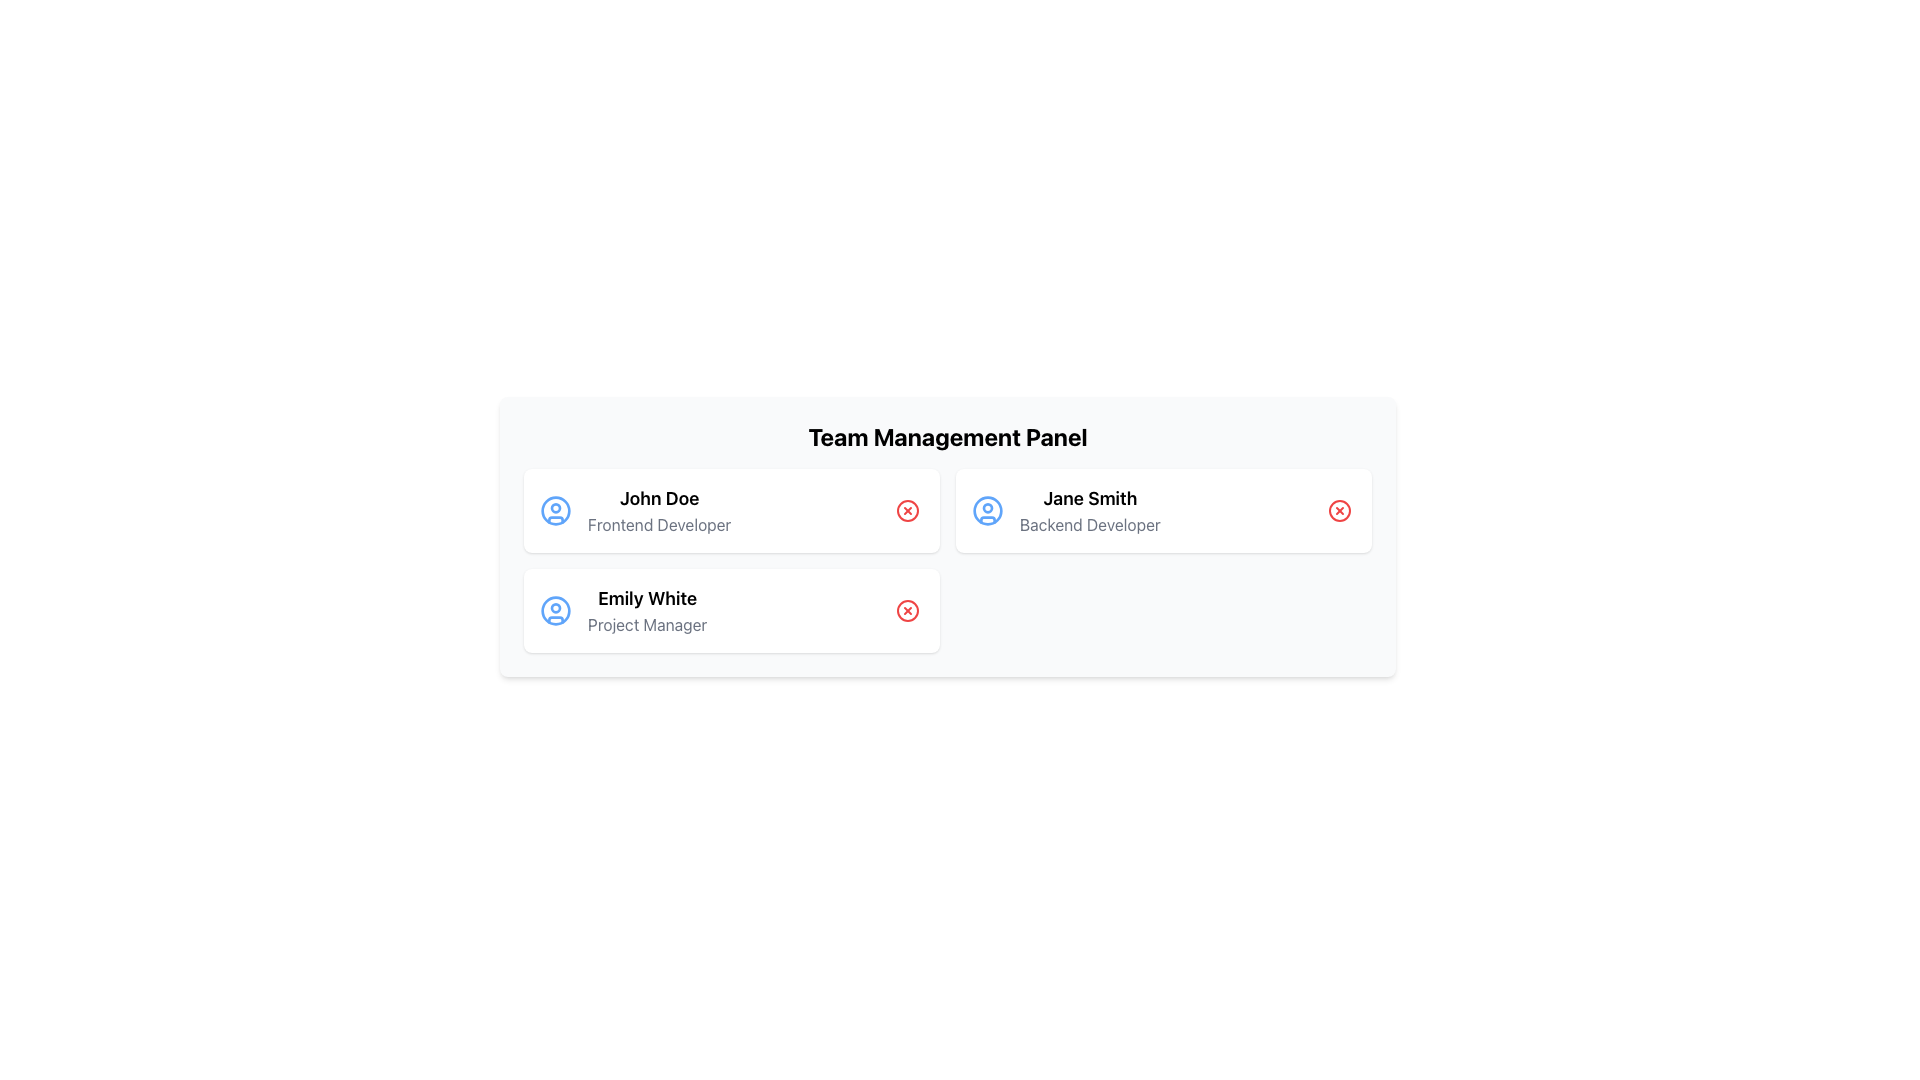  I want to click on the informational text label indicating the job title 'Backend Developer' for 'Jane Smith', located at the bottom of the card in the right column under 'Team Management Panel', so click(1089, 523).